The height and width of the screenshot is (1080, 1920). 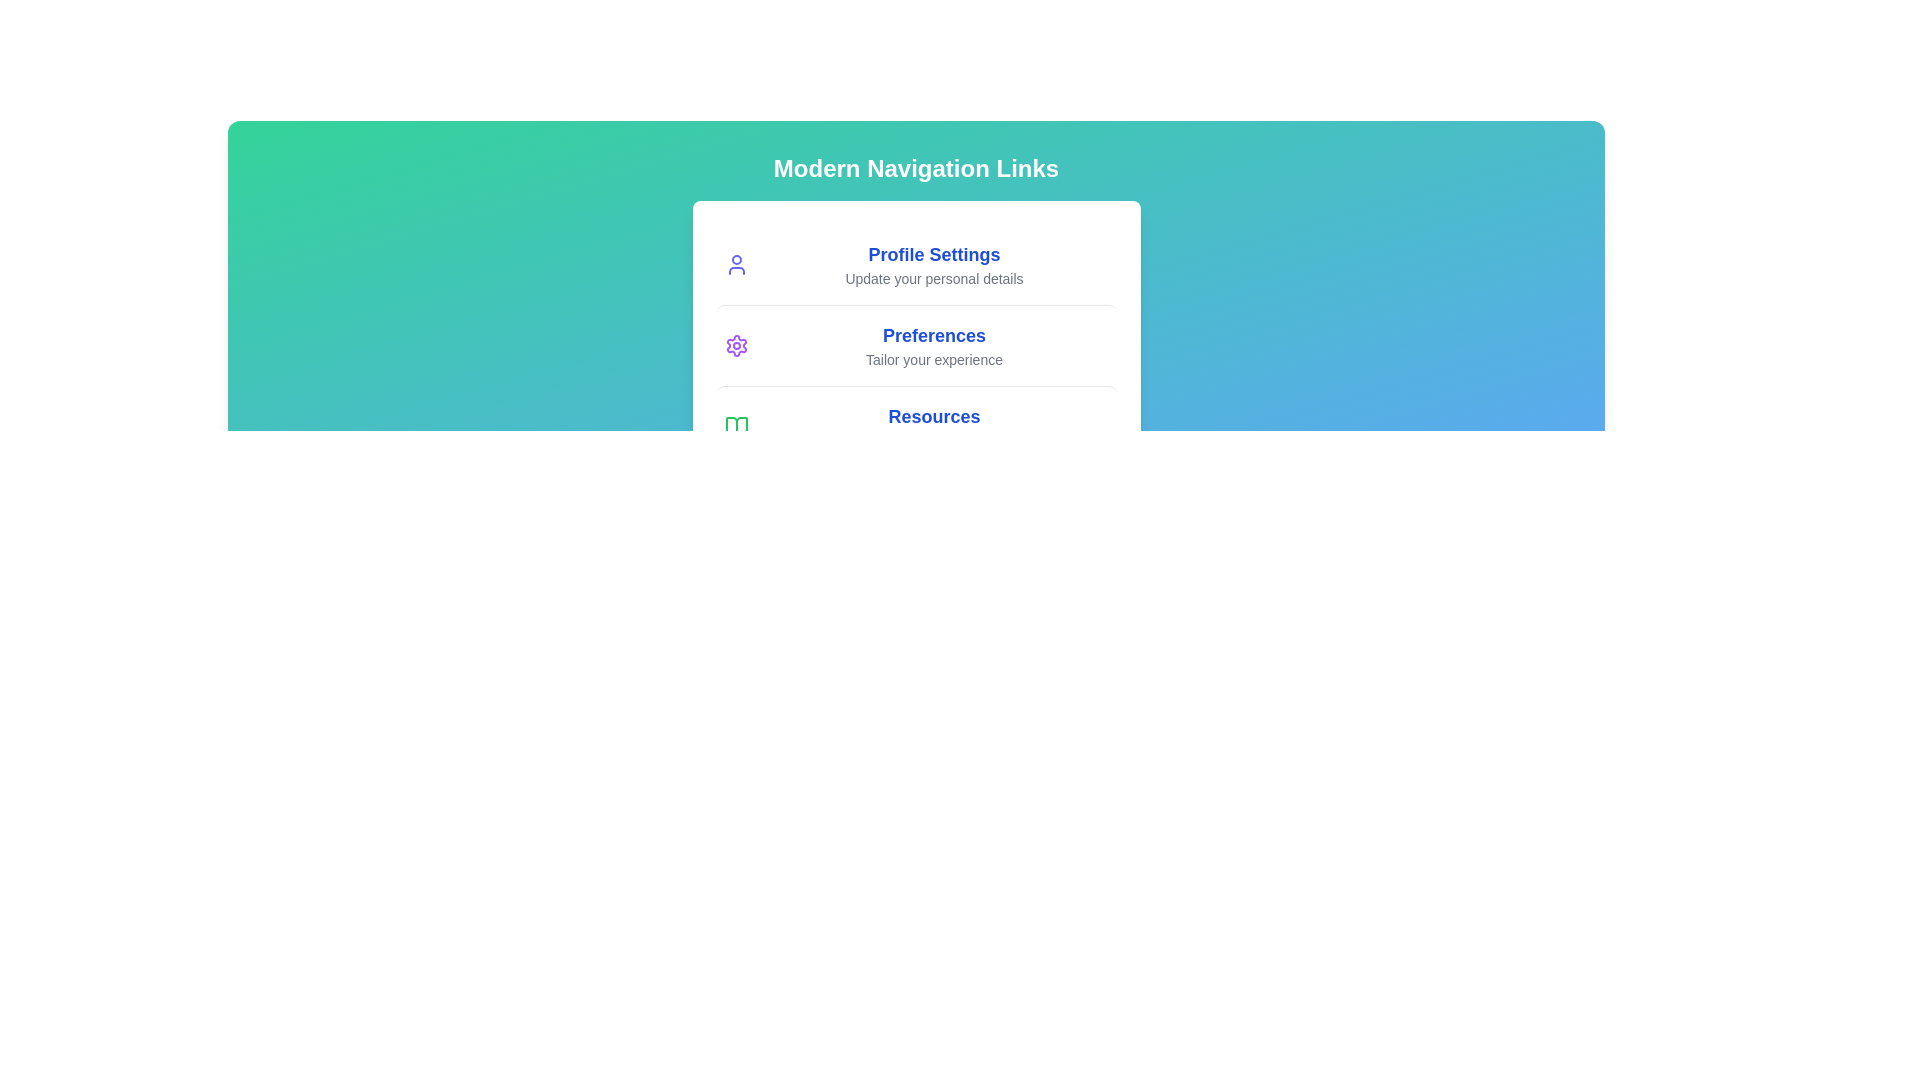 What do you see at coordinates (735, 345) in the screenshot?
I see `the purple gear-shaped settings icon located to the left of the 'Preferences Tailor your experience' text` at bounding box center [735, 345].